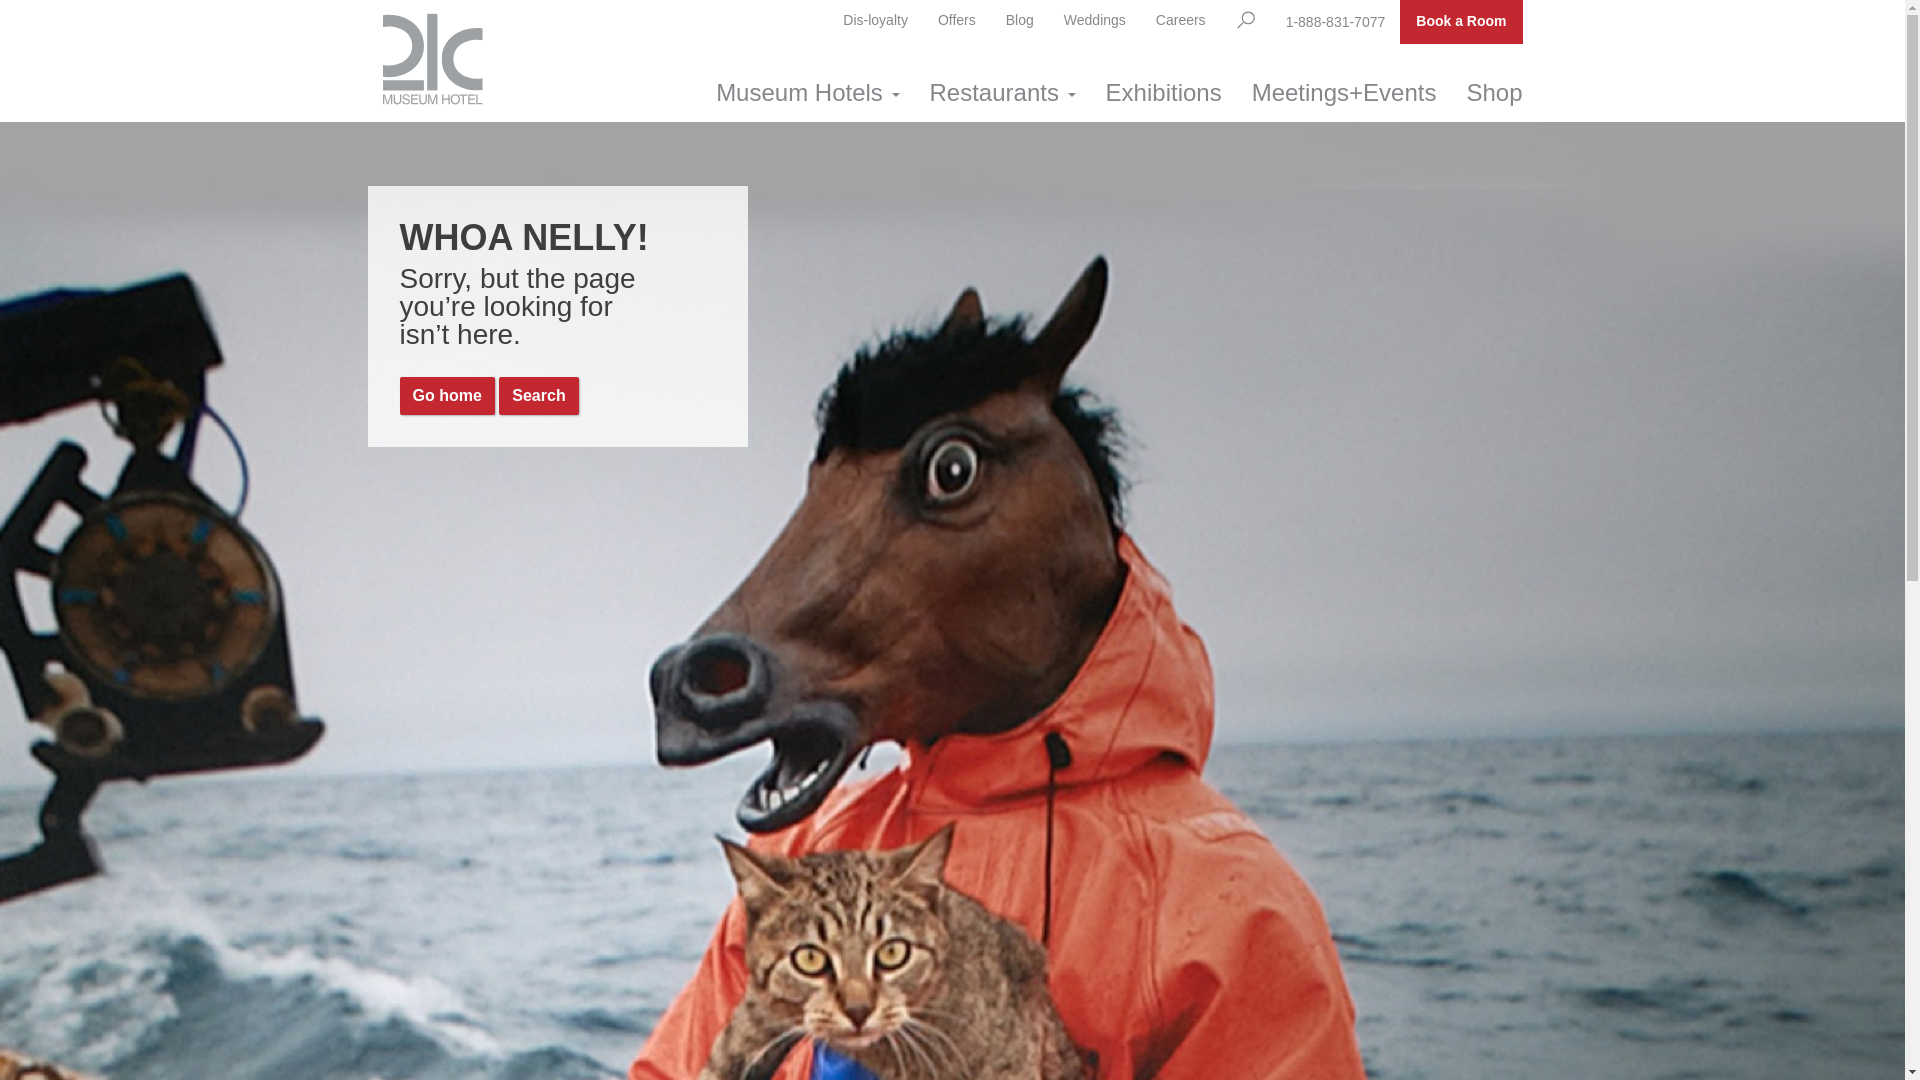 This screenshot has height=1080, width=1920. I want to click on 'Blog', so click(1019, 20).